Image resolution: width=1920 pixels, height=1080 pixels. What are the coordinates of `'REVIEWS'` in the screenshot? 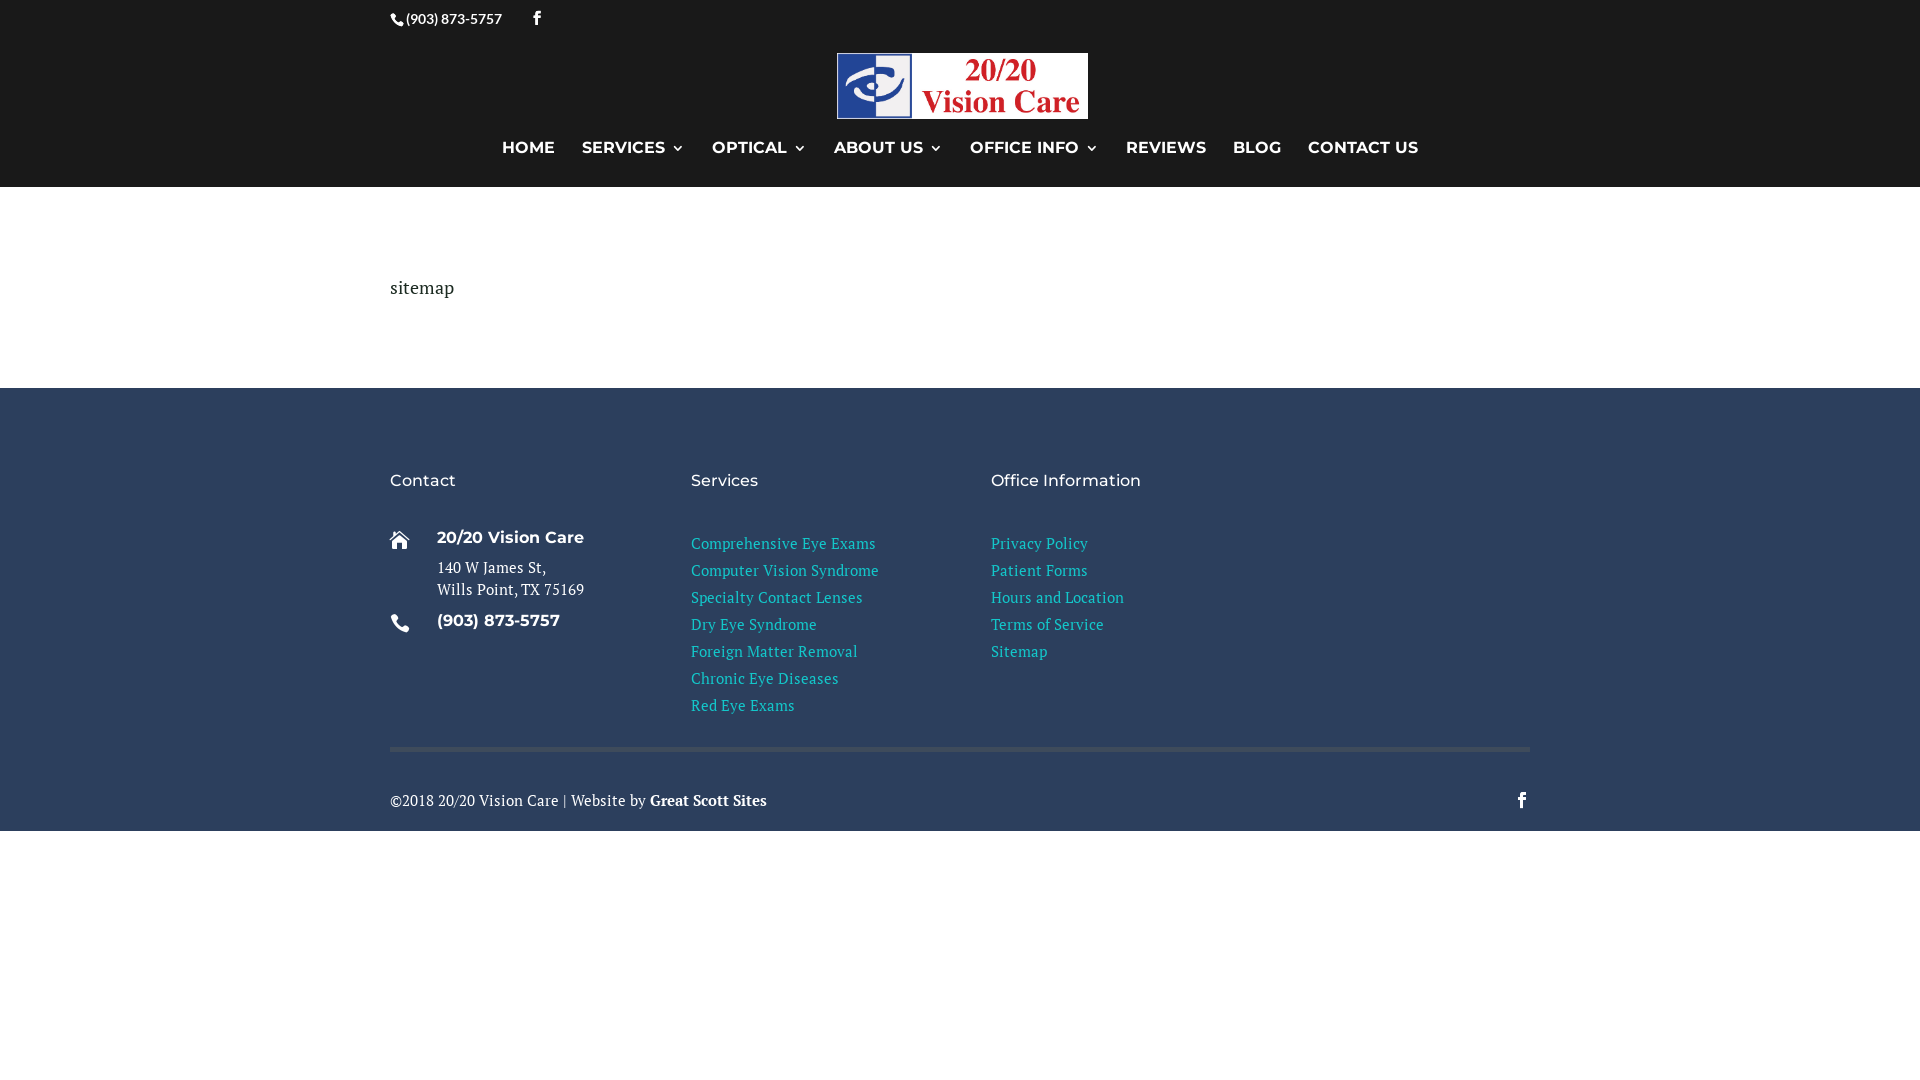 It's located at (1166, 163).